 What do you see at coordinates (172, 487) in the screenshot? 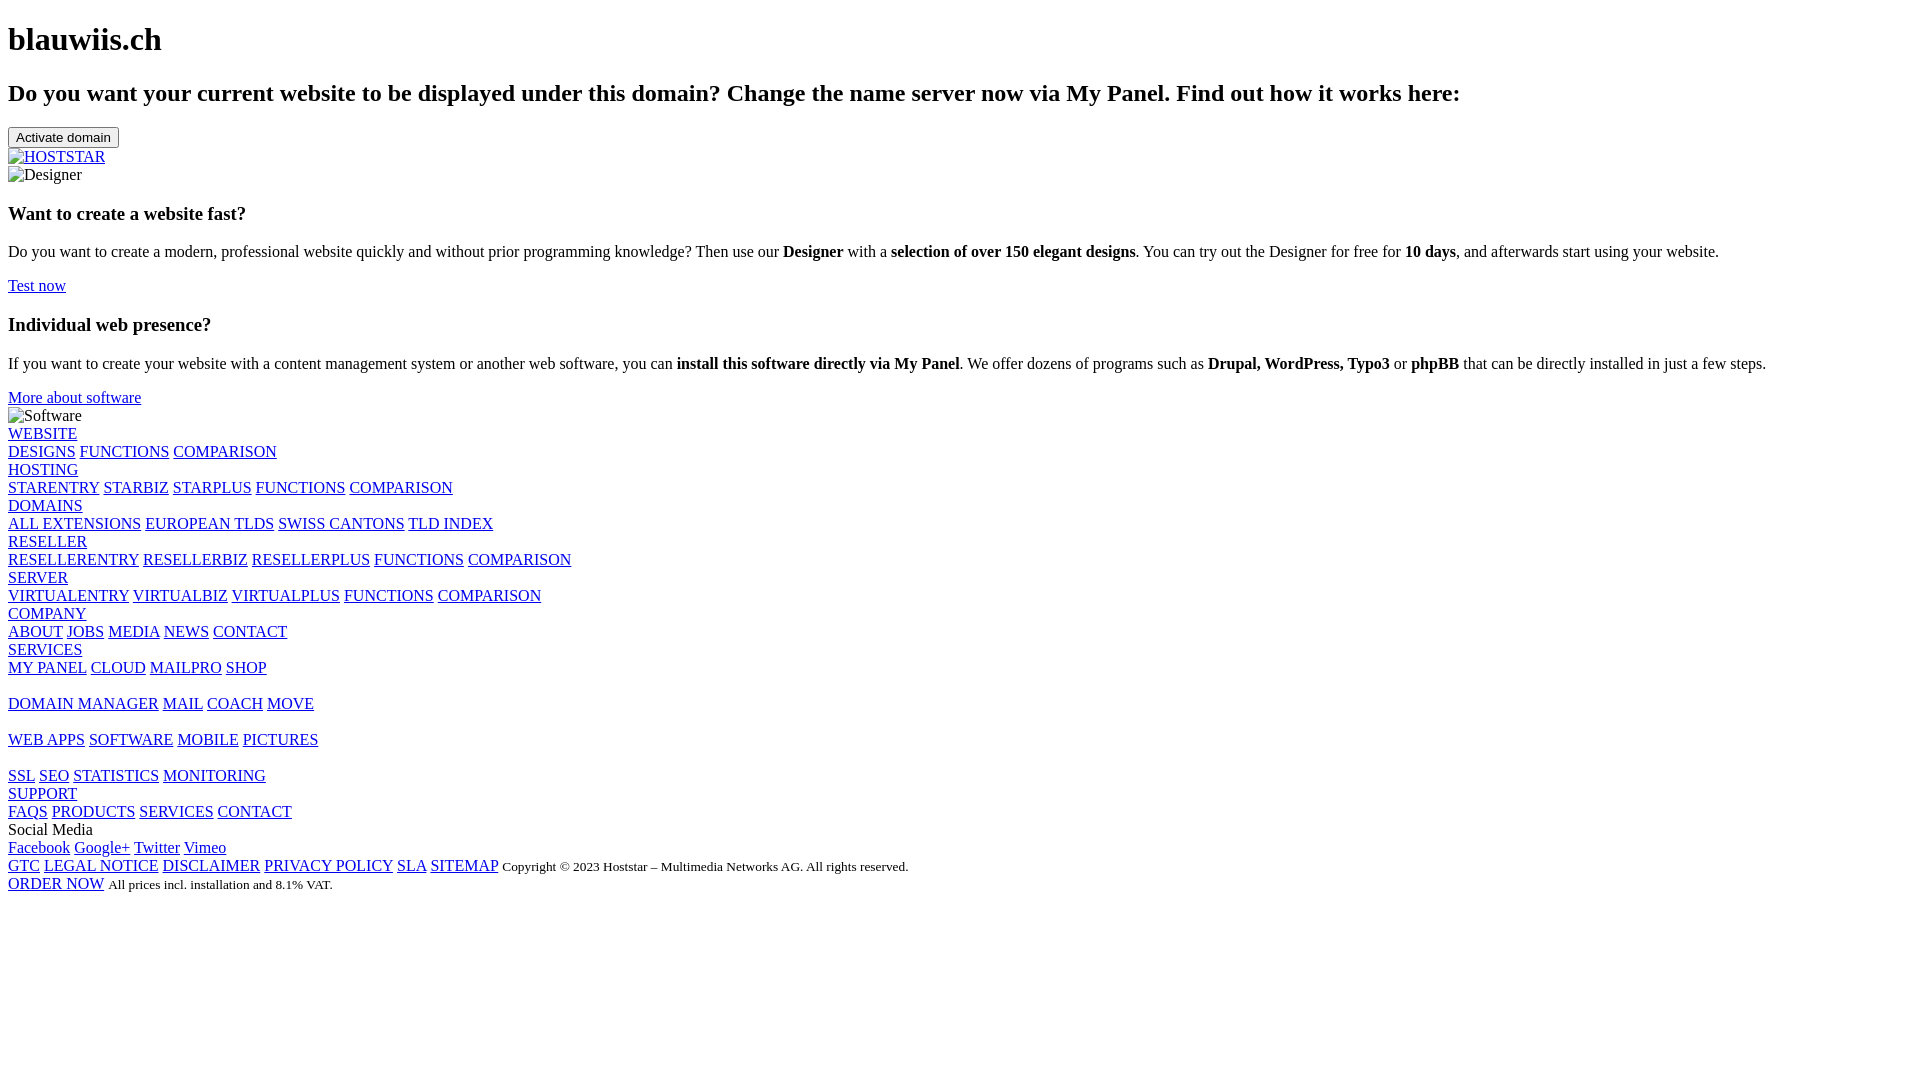
I see `'STARPLUS'` at bounding box center [172, 487].